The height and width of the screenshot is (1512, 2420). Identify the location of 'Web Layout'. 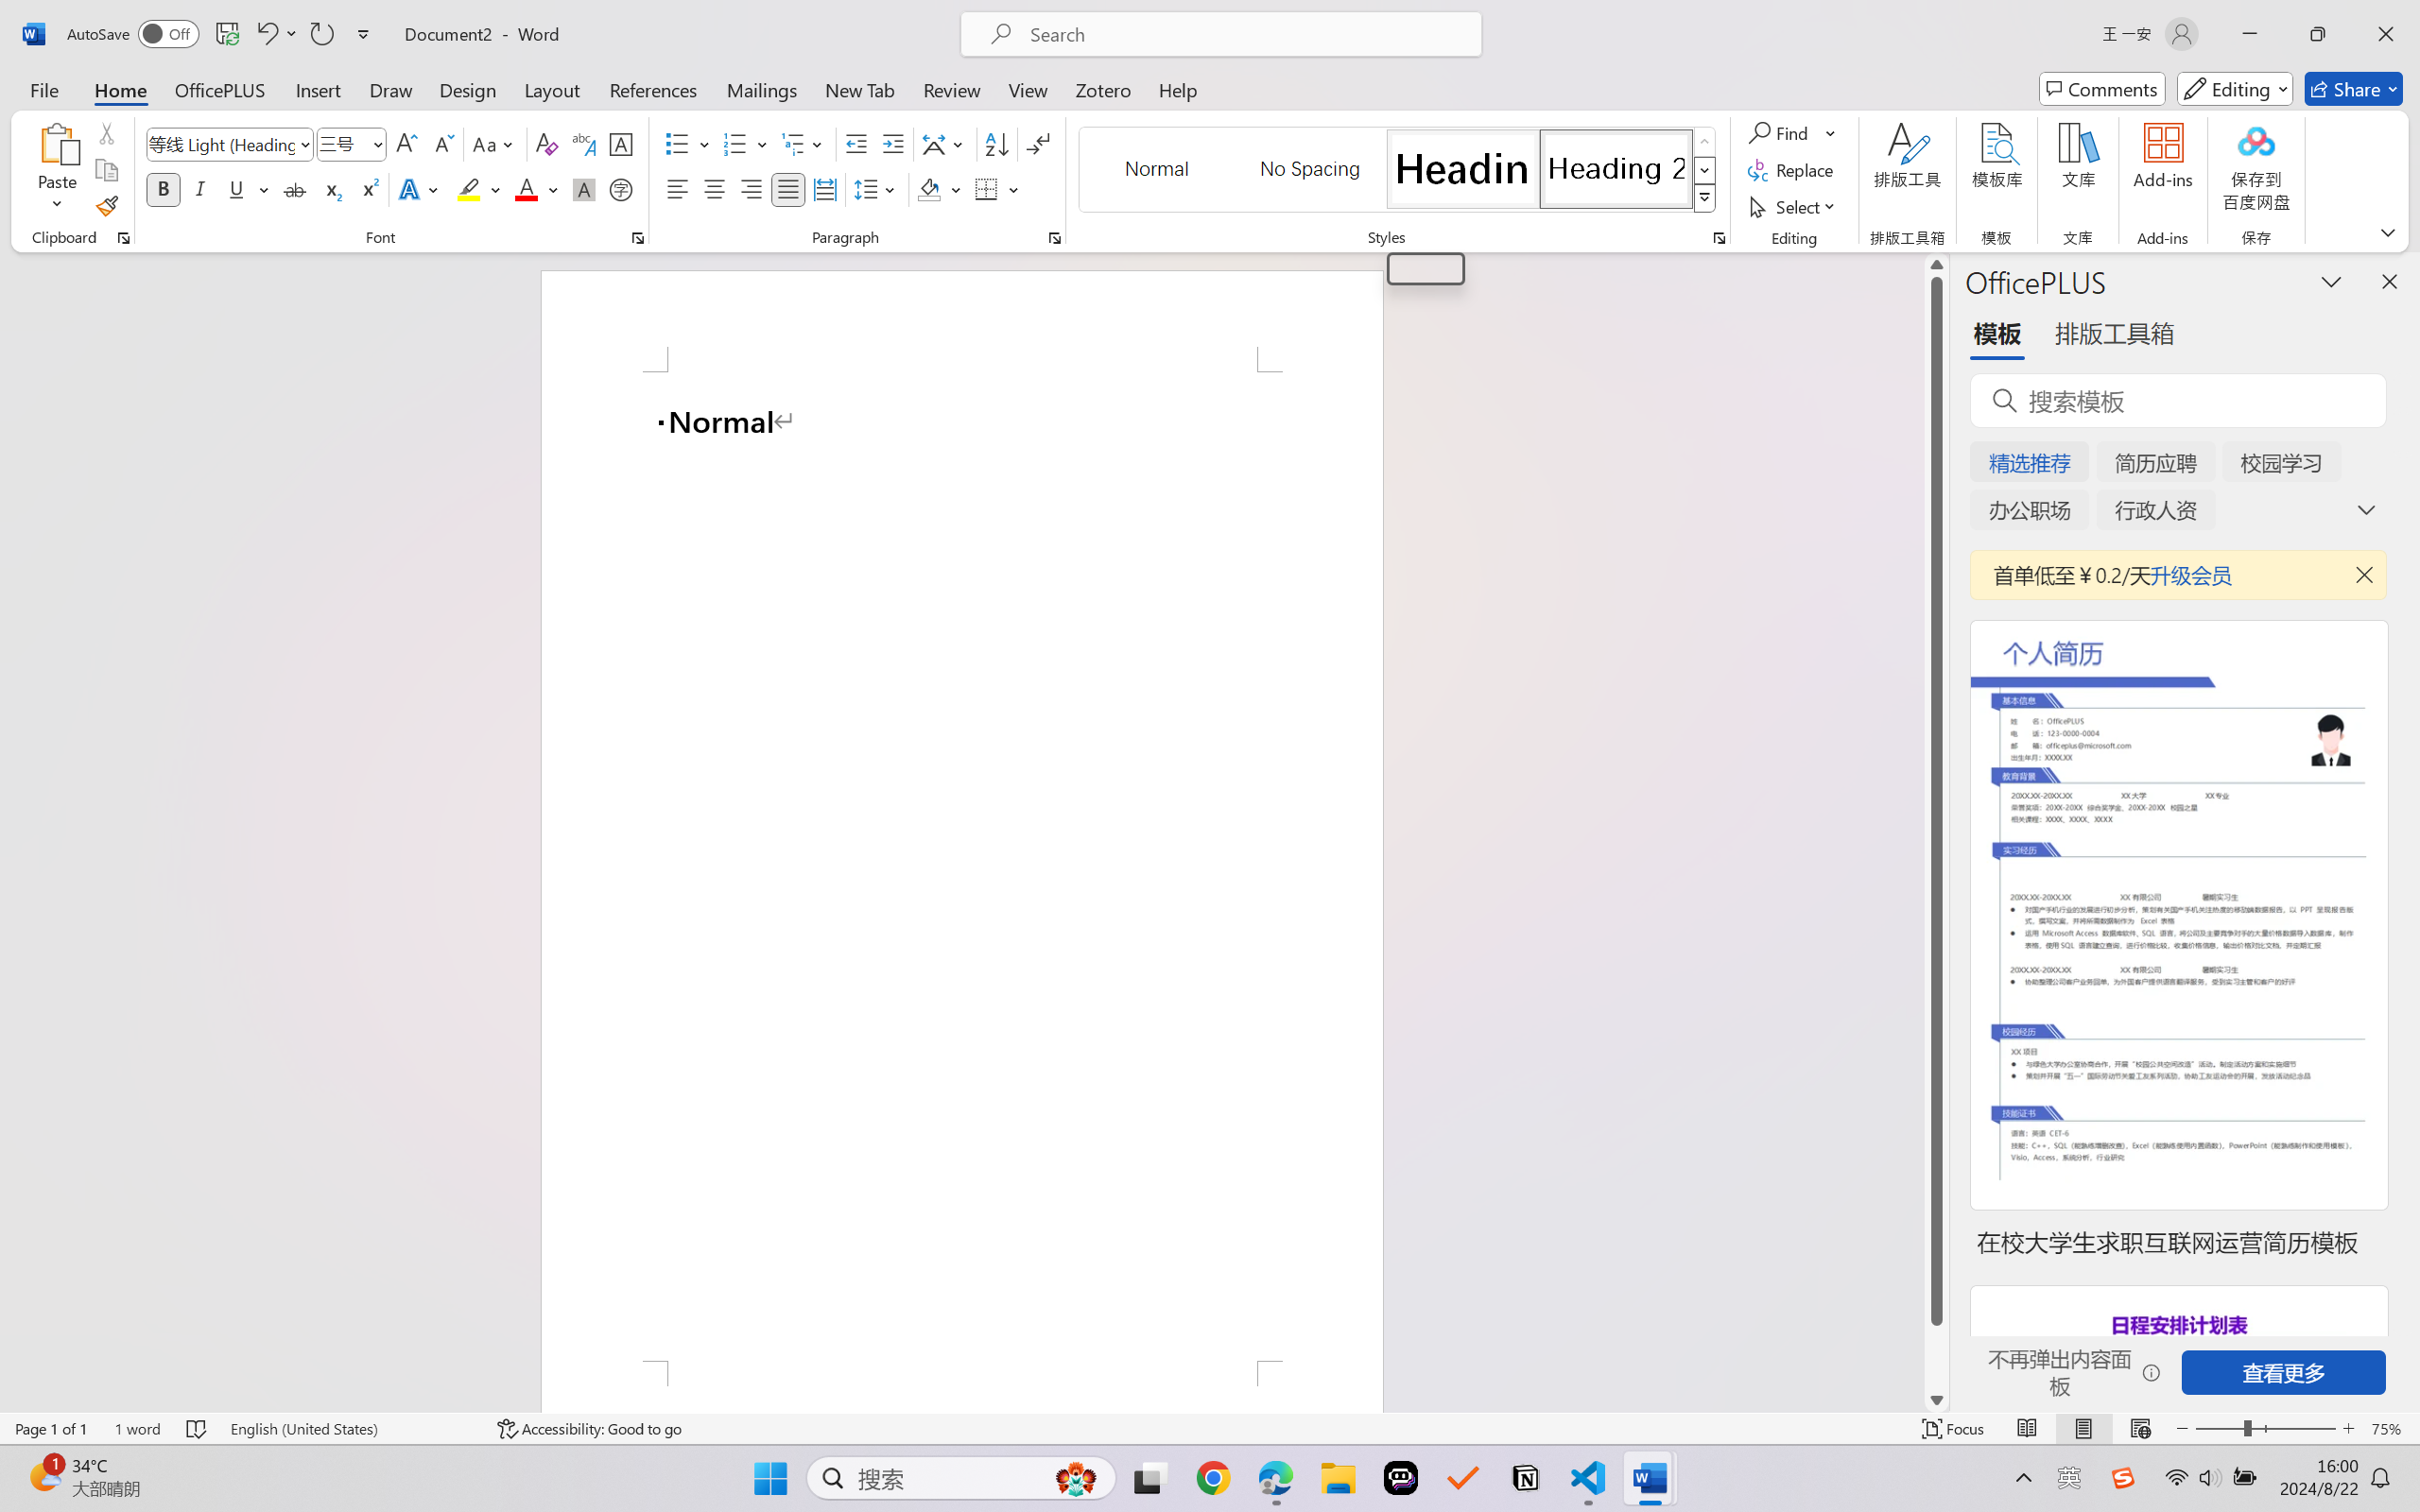
(2139, 1428).